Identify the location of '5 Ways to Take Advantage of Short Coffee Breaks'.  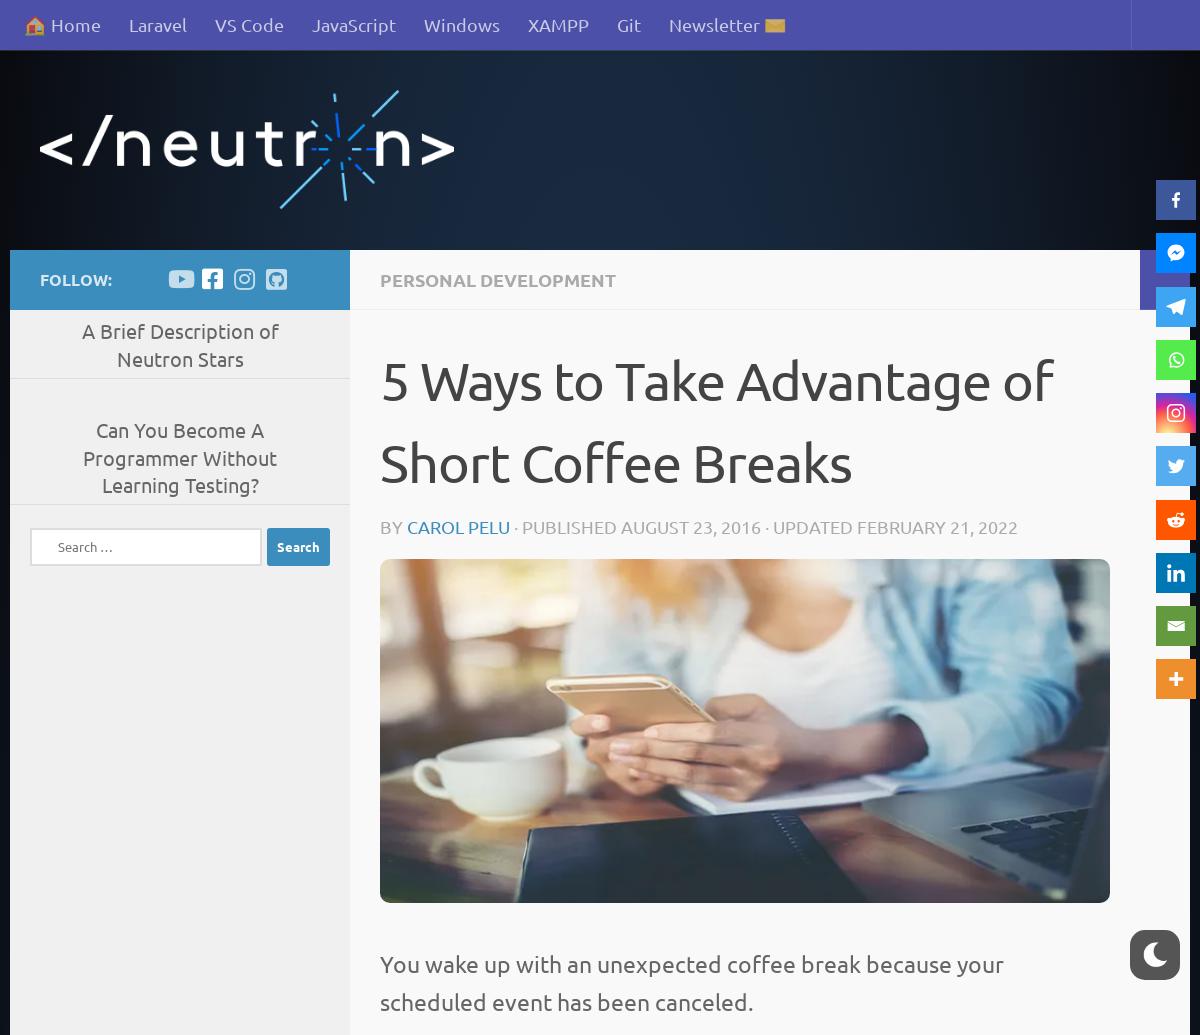
(716, 420).